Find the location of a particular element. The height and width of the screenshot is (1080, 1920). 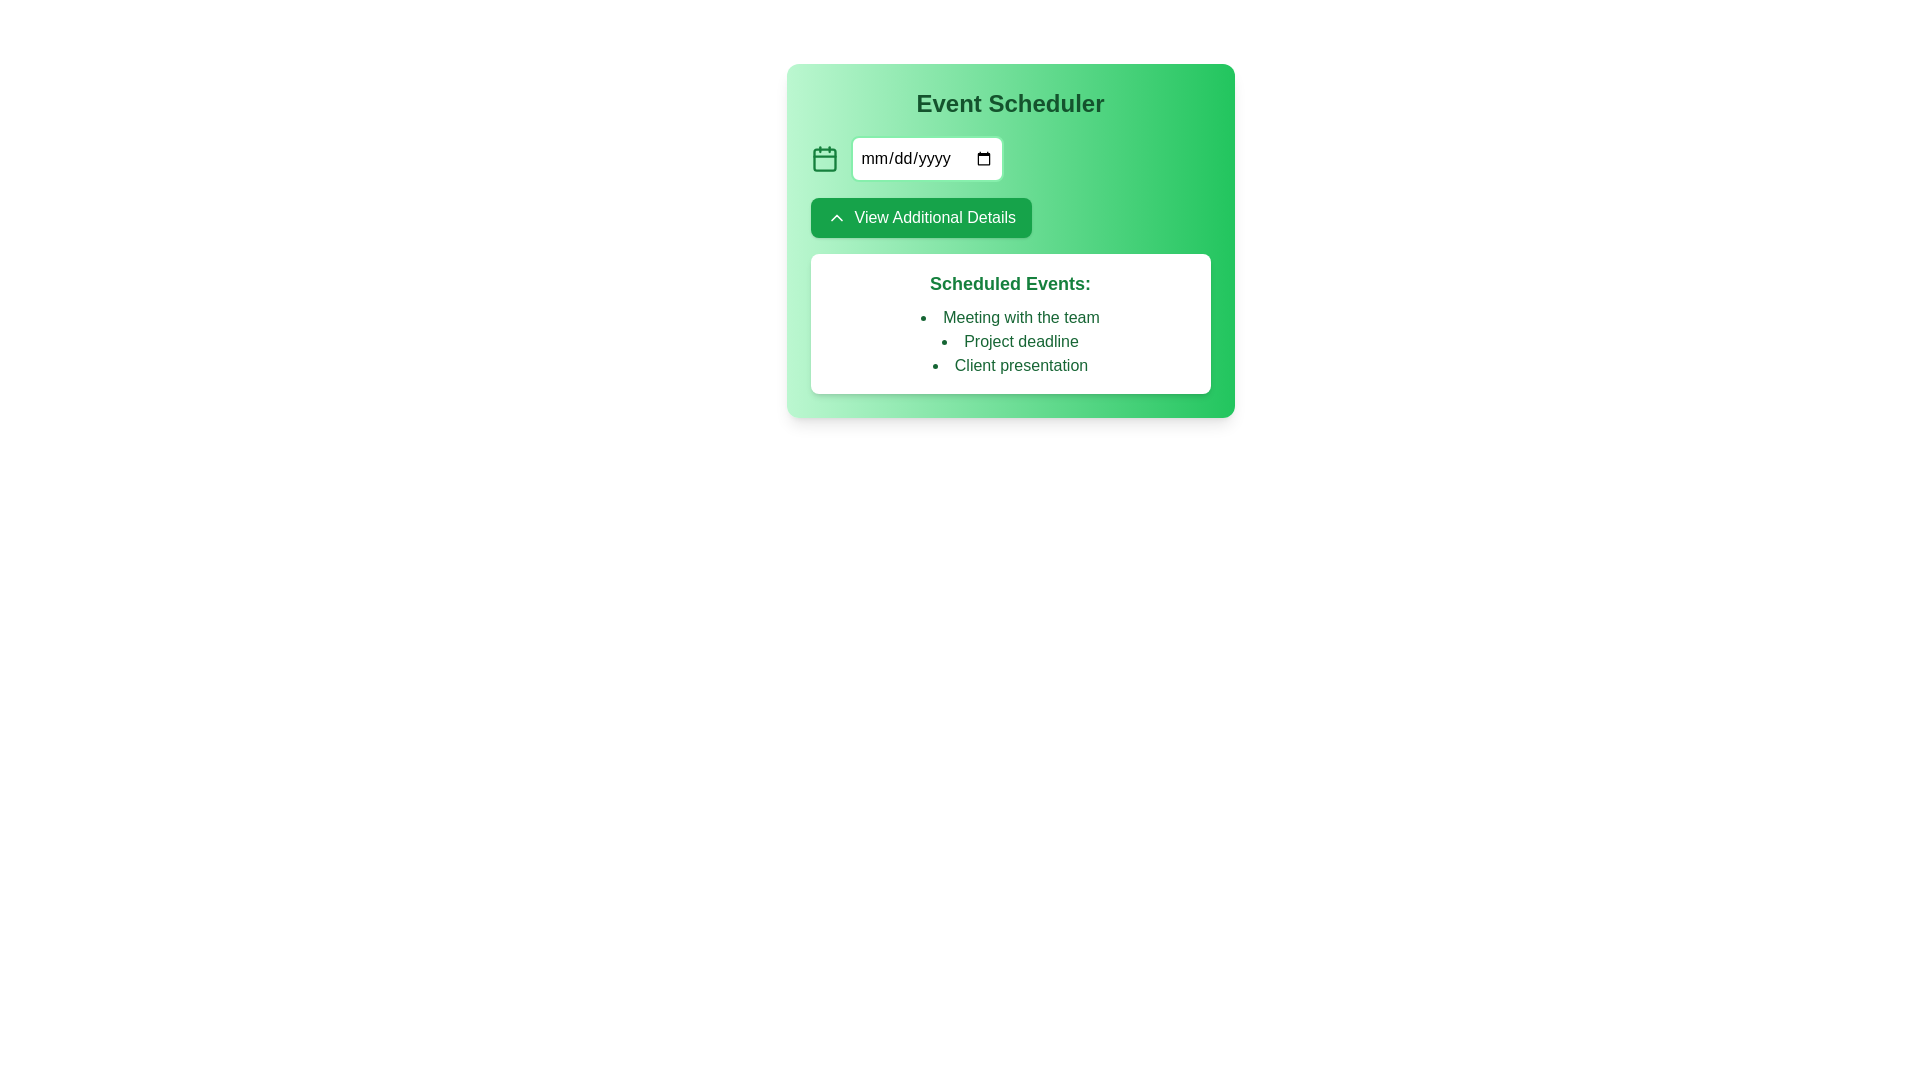

the text label indicating 'Project deadline' within the green-toned card interface under 'Scheduled Events' is located at coordinates (1010, 341).